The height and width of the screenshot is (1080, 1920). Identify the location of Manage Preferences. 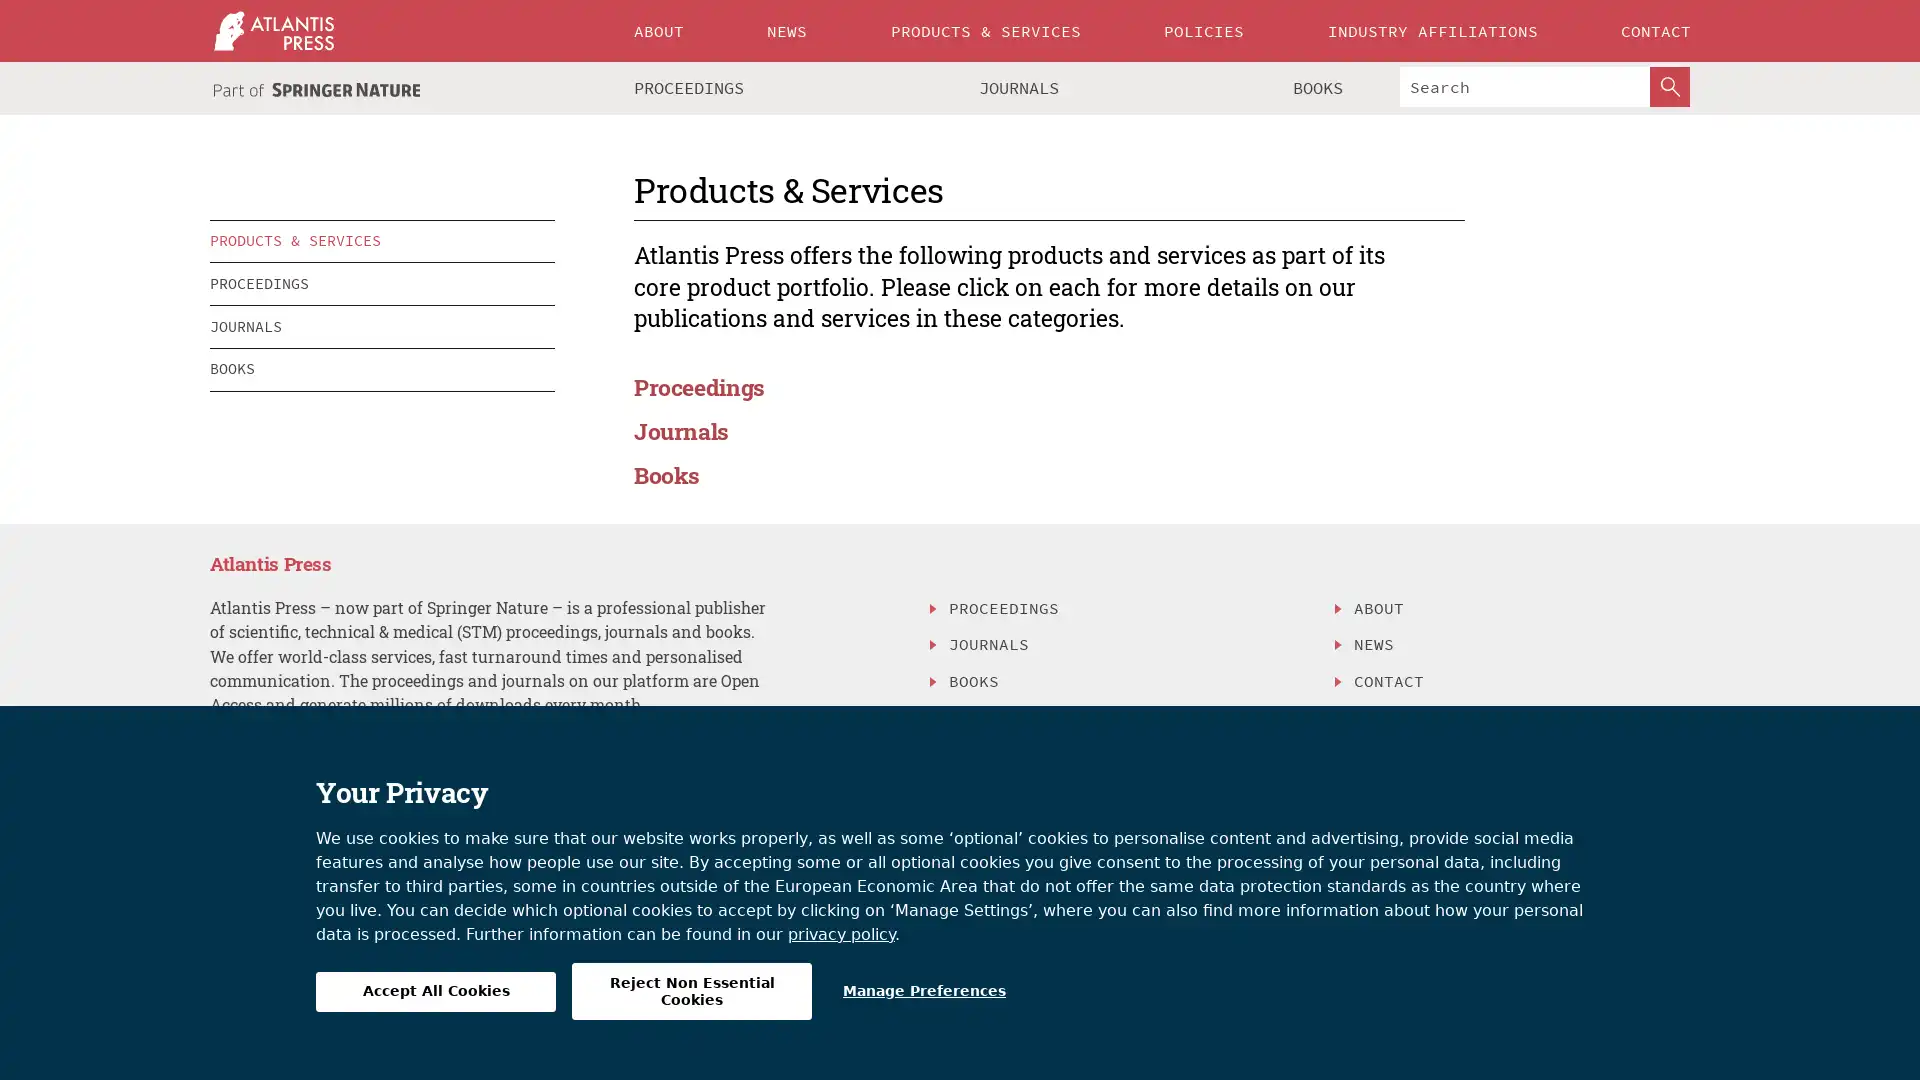
(923, 991).